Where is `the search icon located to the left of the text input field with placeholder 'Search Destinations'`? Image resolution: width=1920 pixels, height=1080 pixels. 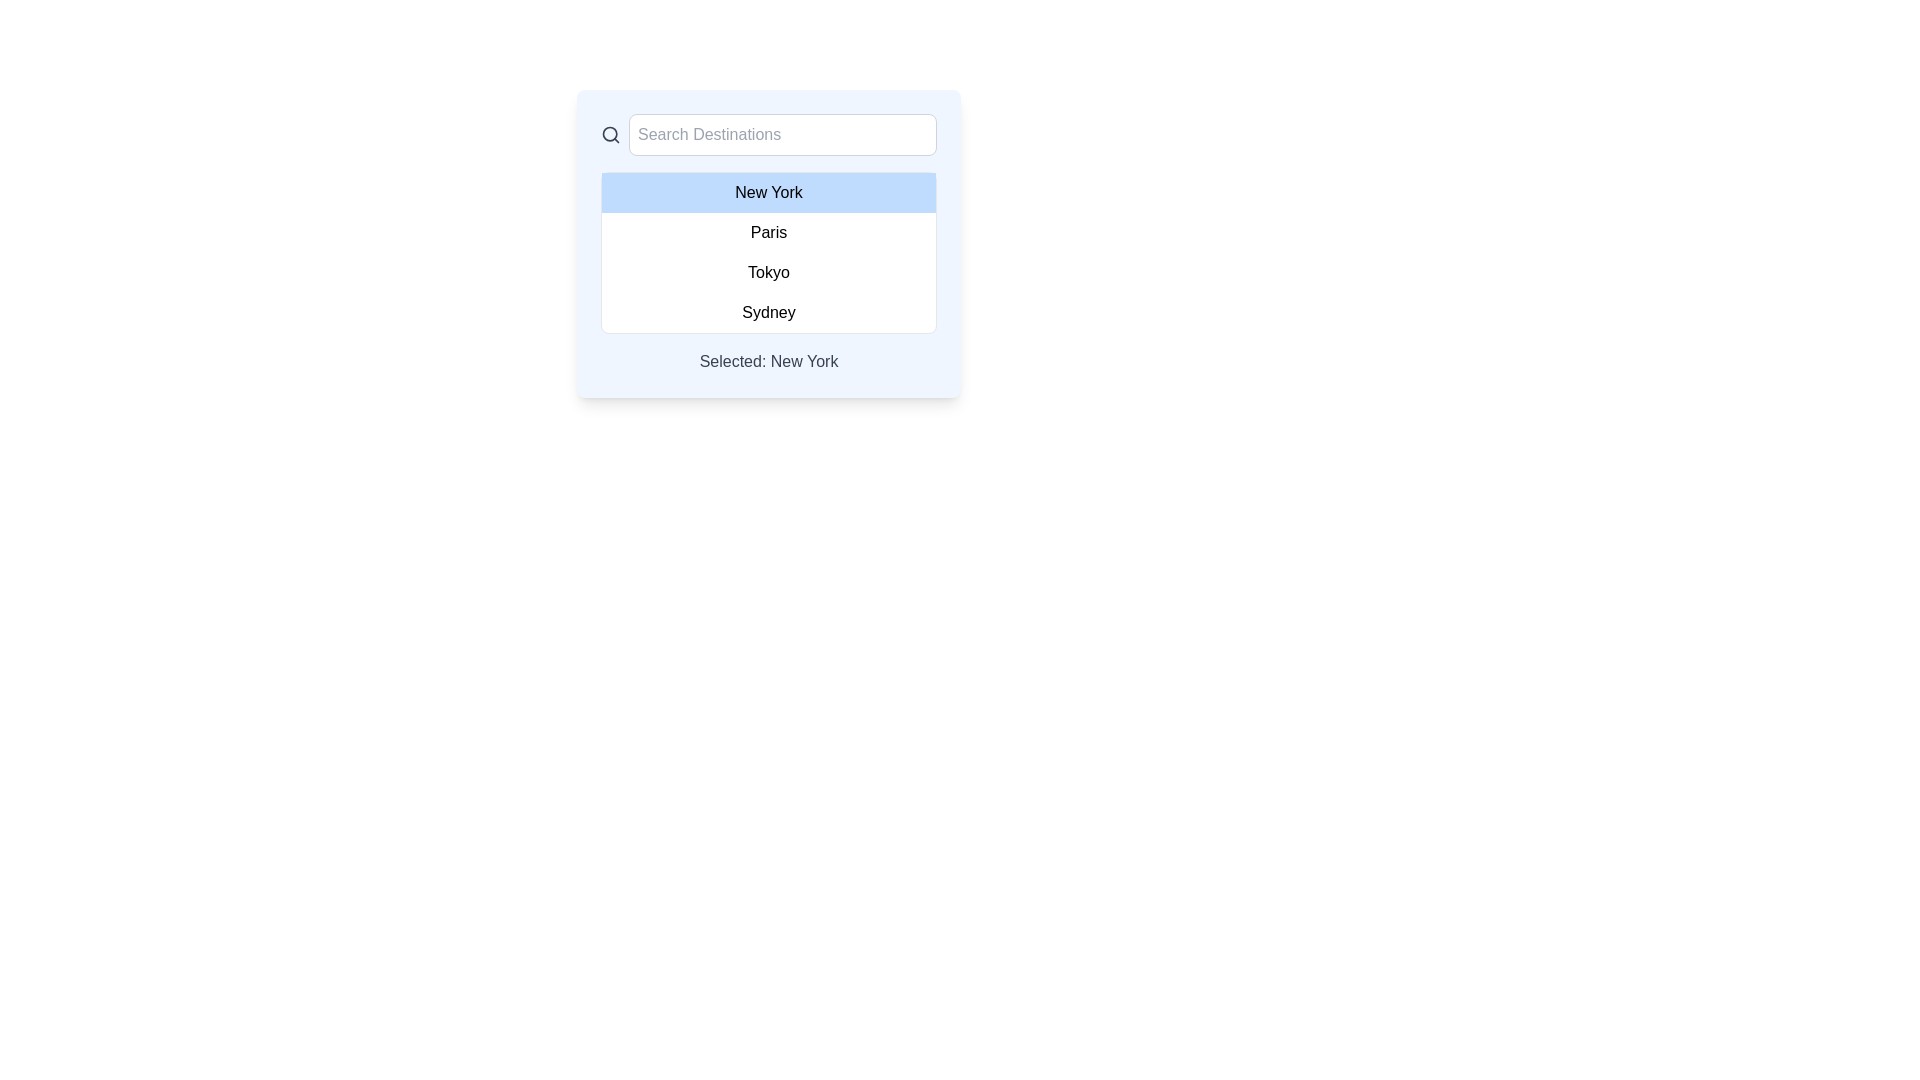 the search icon located to the left of the text input field with placeholder 'Search Destinations' is located at coordinates (609, 135).